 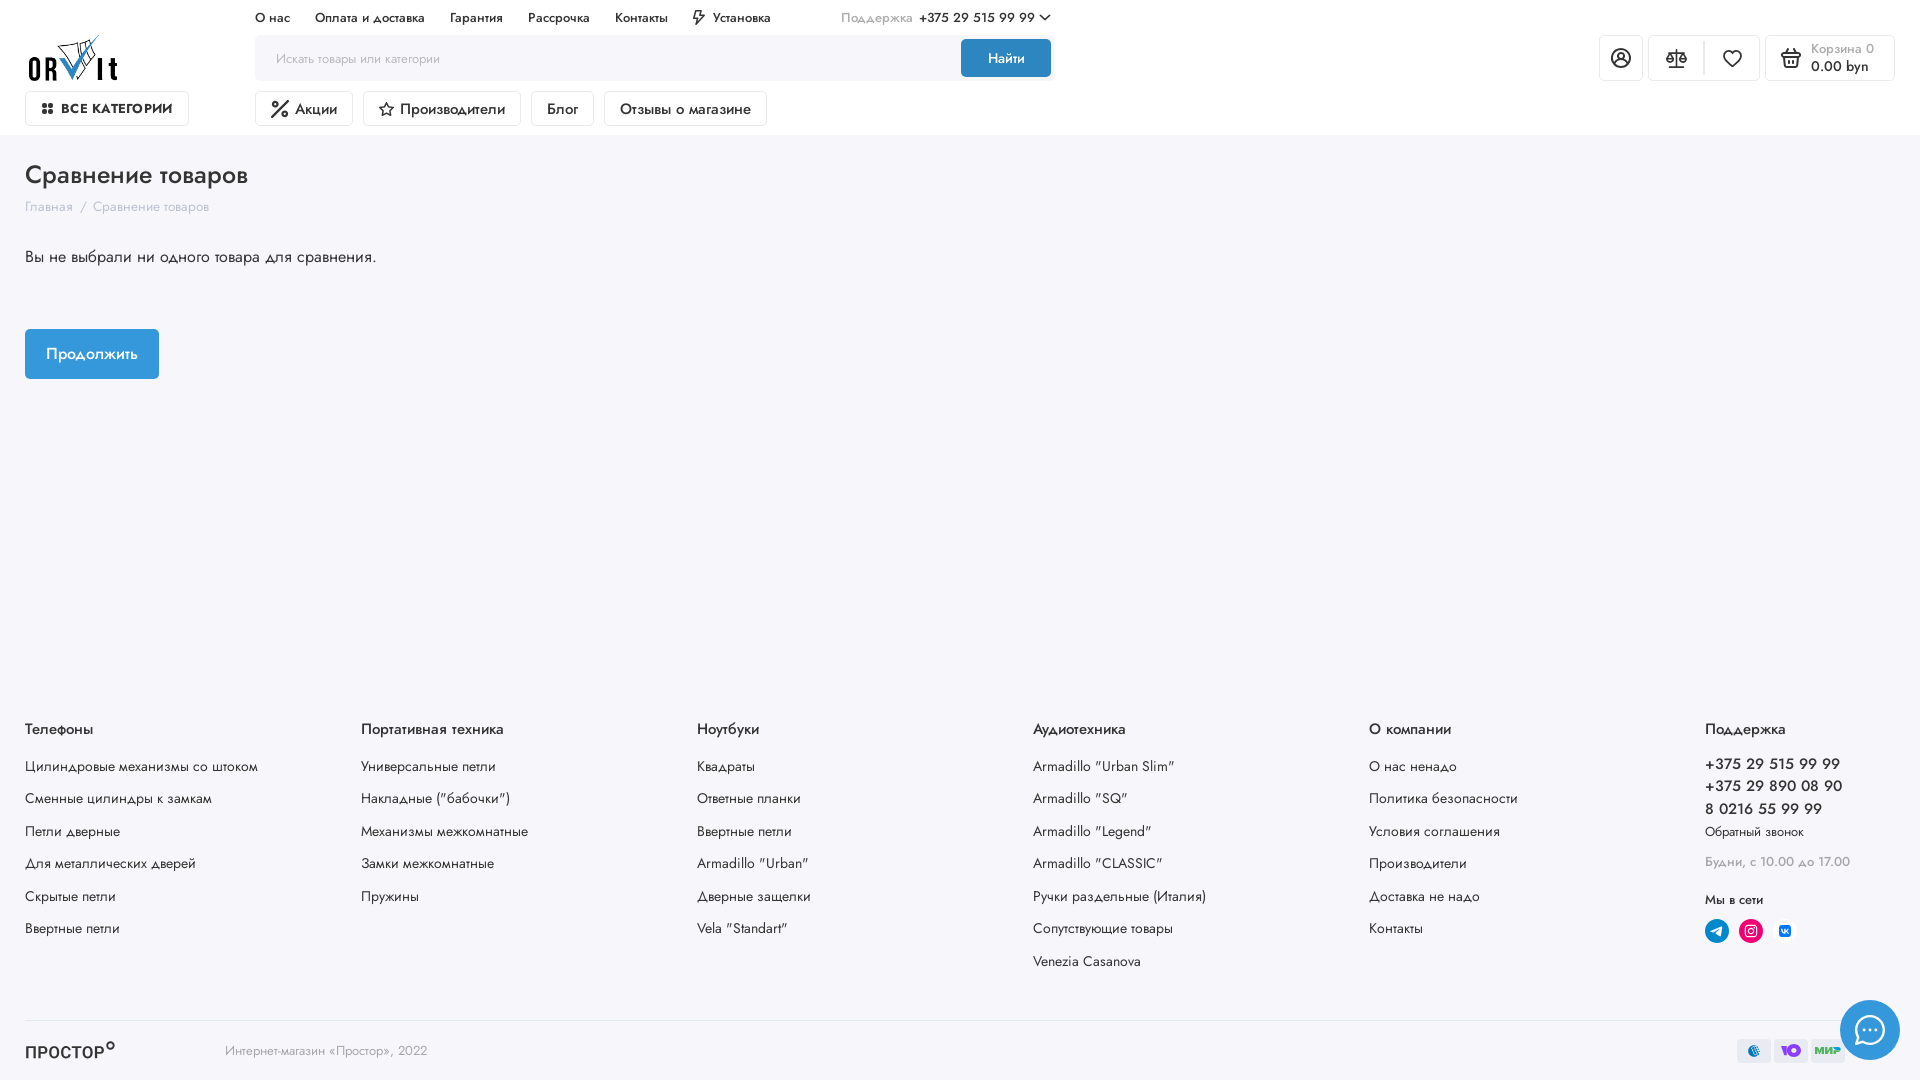 I want to click on '+375 29 890 08 90', so click(x=1773, y=785).